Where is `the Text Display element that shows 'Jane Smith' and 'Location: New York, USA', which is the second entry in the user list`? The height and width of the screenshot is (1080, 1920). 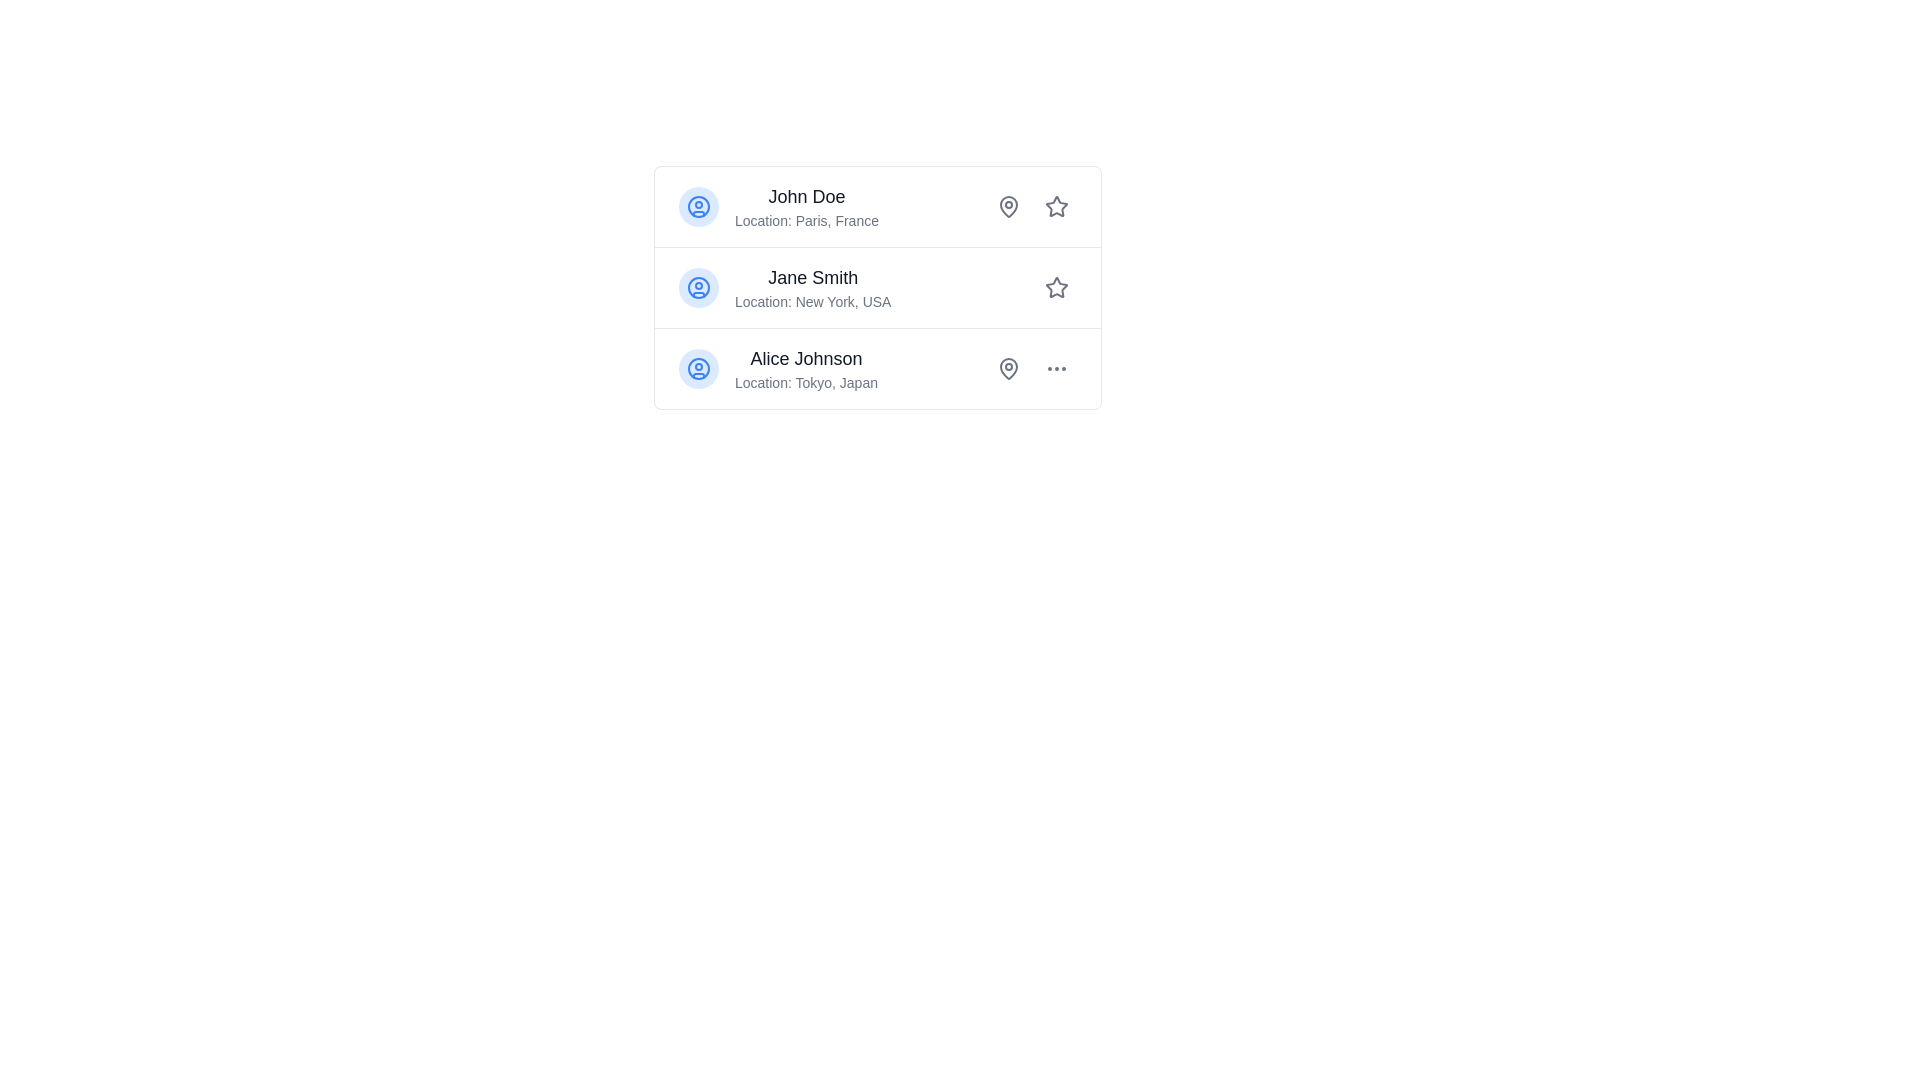
the Text Display element that shows 'Jane Smith' and 'Location: New York, USA', which is the second entry in the user list is located at coordinates (813, 288).